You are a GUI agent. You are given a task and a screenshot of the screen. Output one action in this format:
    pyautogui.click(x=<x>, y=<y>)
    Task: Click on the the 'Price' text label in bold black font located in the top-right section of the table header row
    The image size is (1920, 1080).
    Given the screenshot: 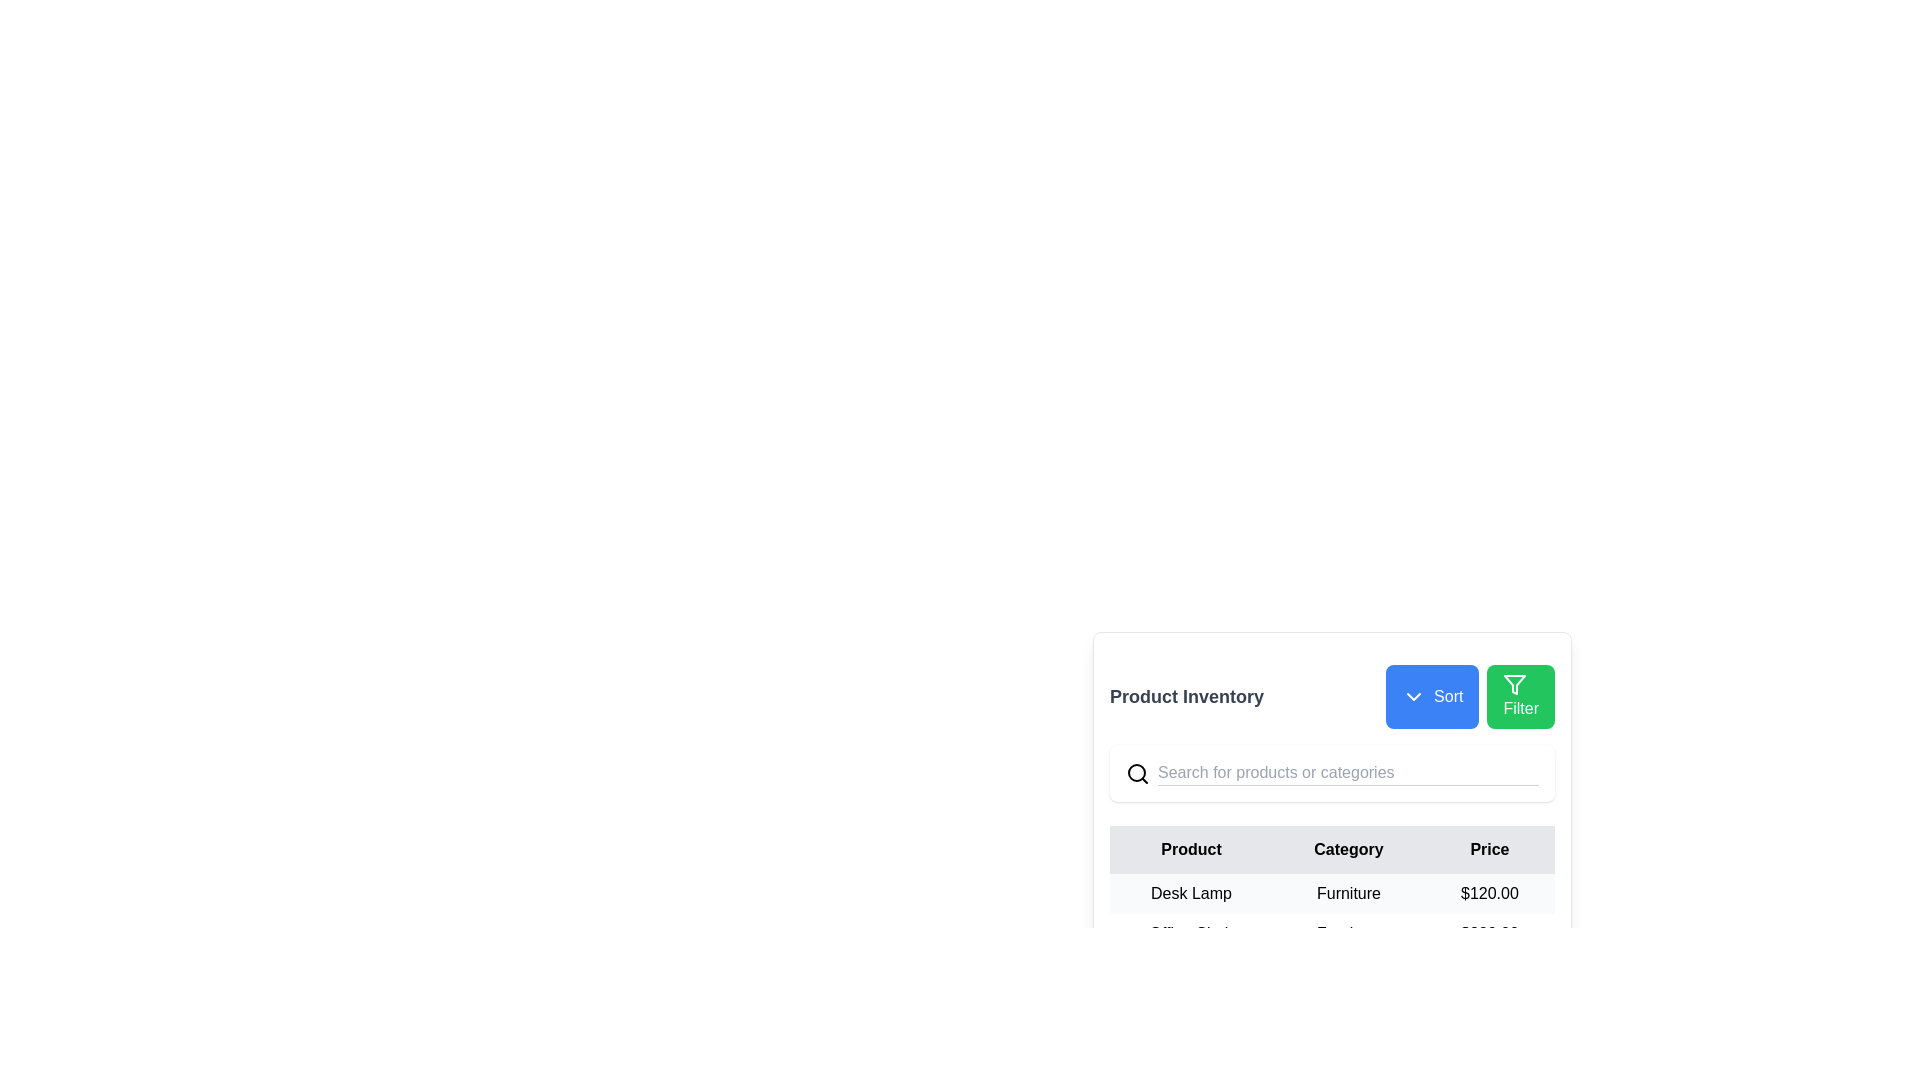 What is the action you would take?
    pyautogui.click(x=1489, y=849)
    